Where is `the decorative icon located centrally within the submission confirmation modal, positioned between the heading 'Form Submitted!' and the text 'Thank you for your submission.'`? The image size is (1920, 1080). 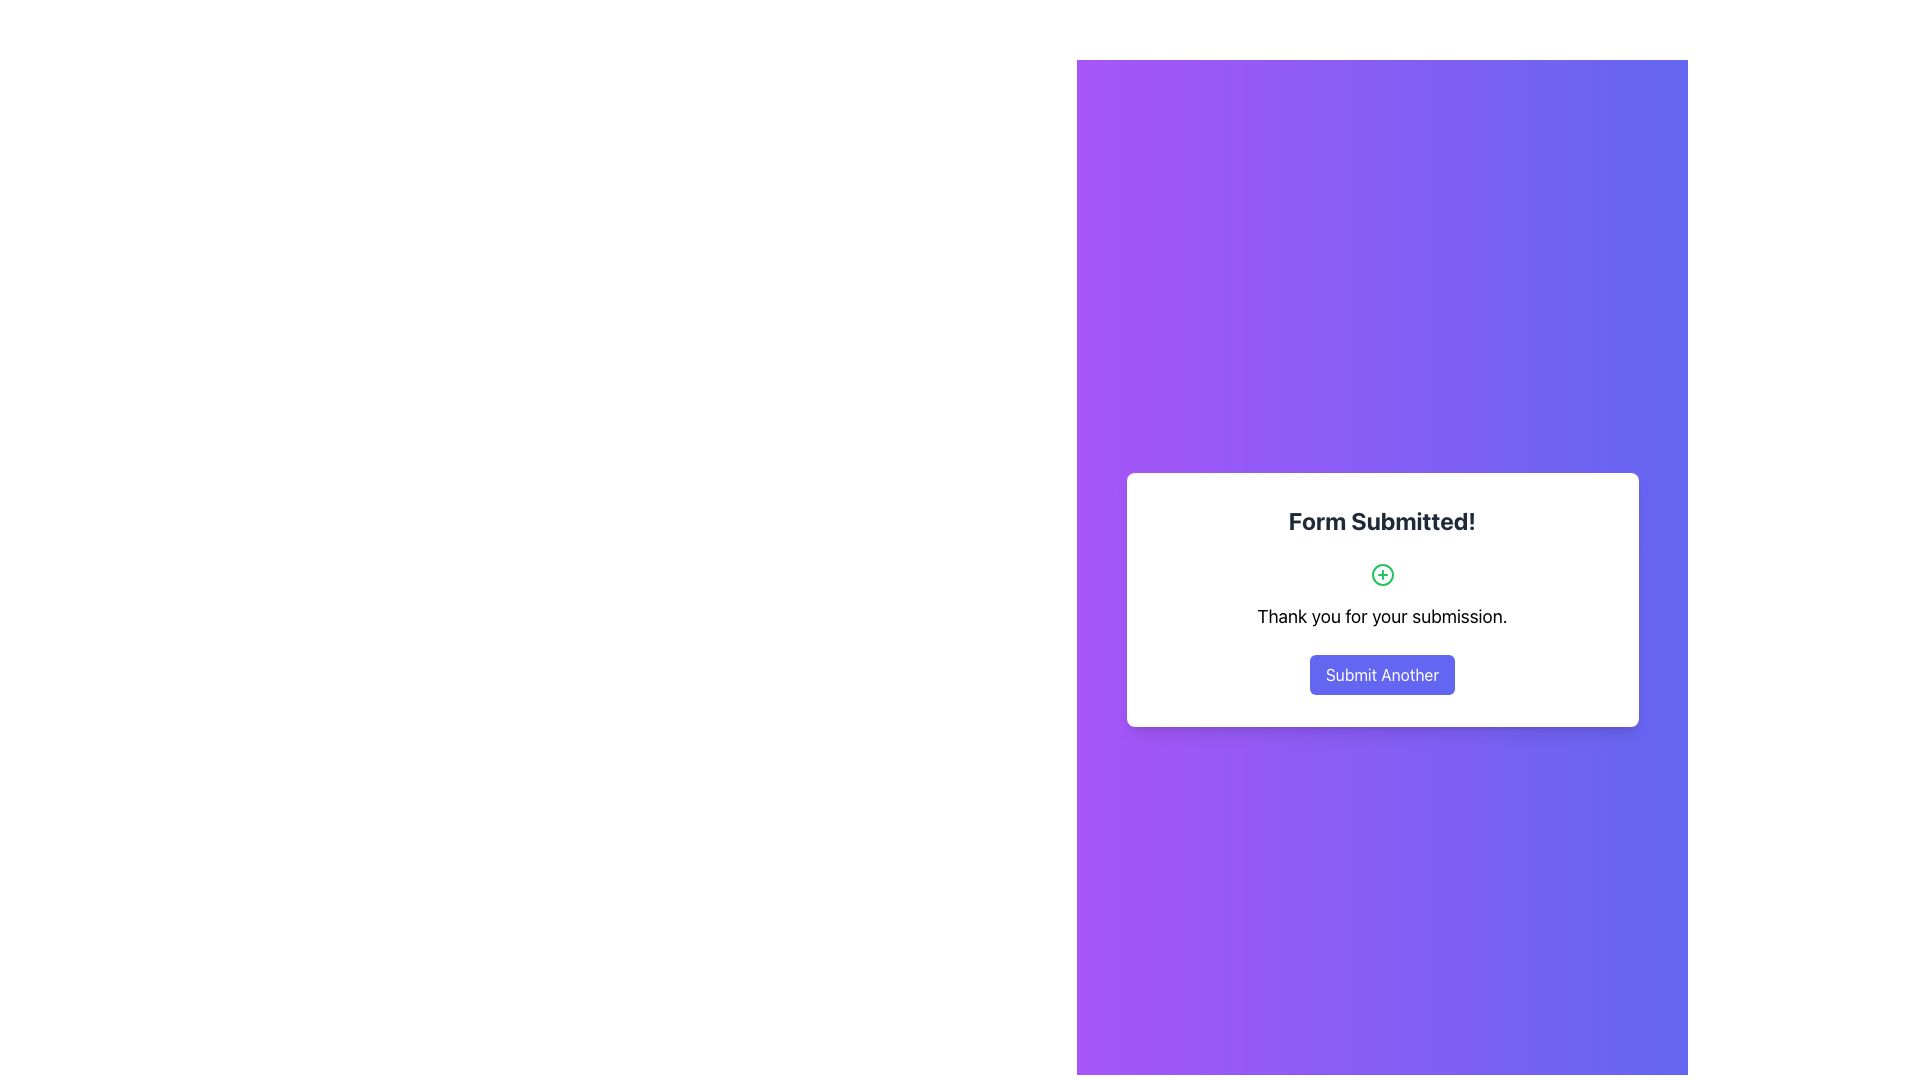 the decorative icon located centrally within the submission confirmation modal, positioned between the heading 'Form Submitted!' and the text 'Thank you for your submission.' is located at coordinates (1381, 574).